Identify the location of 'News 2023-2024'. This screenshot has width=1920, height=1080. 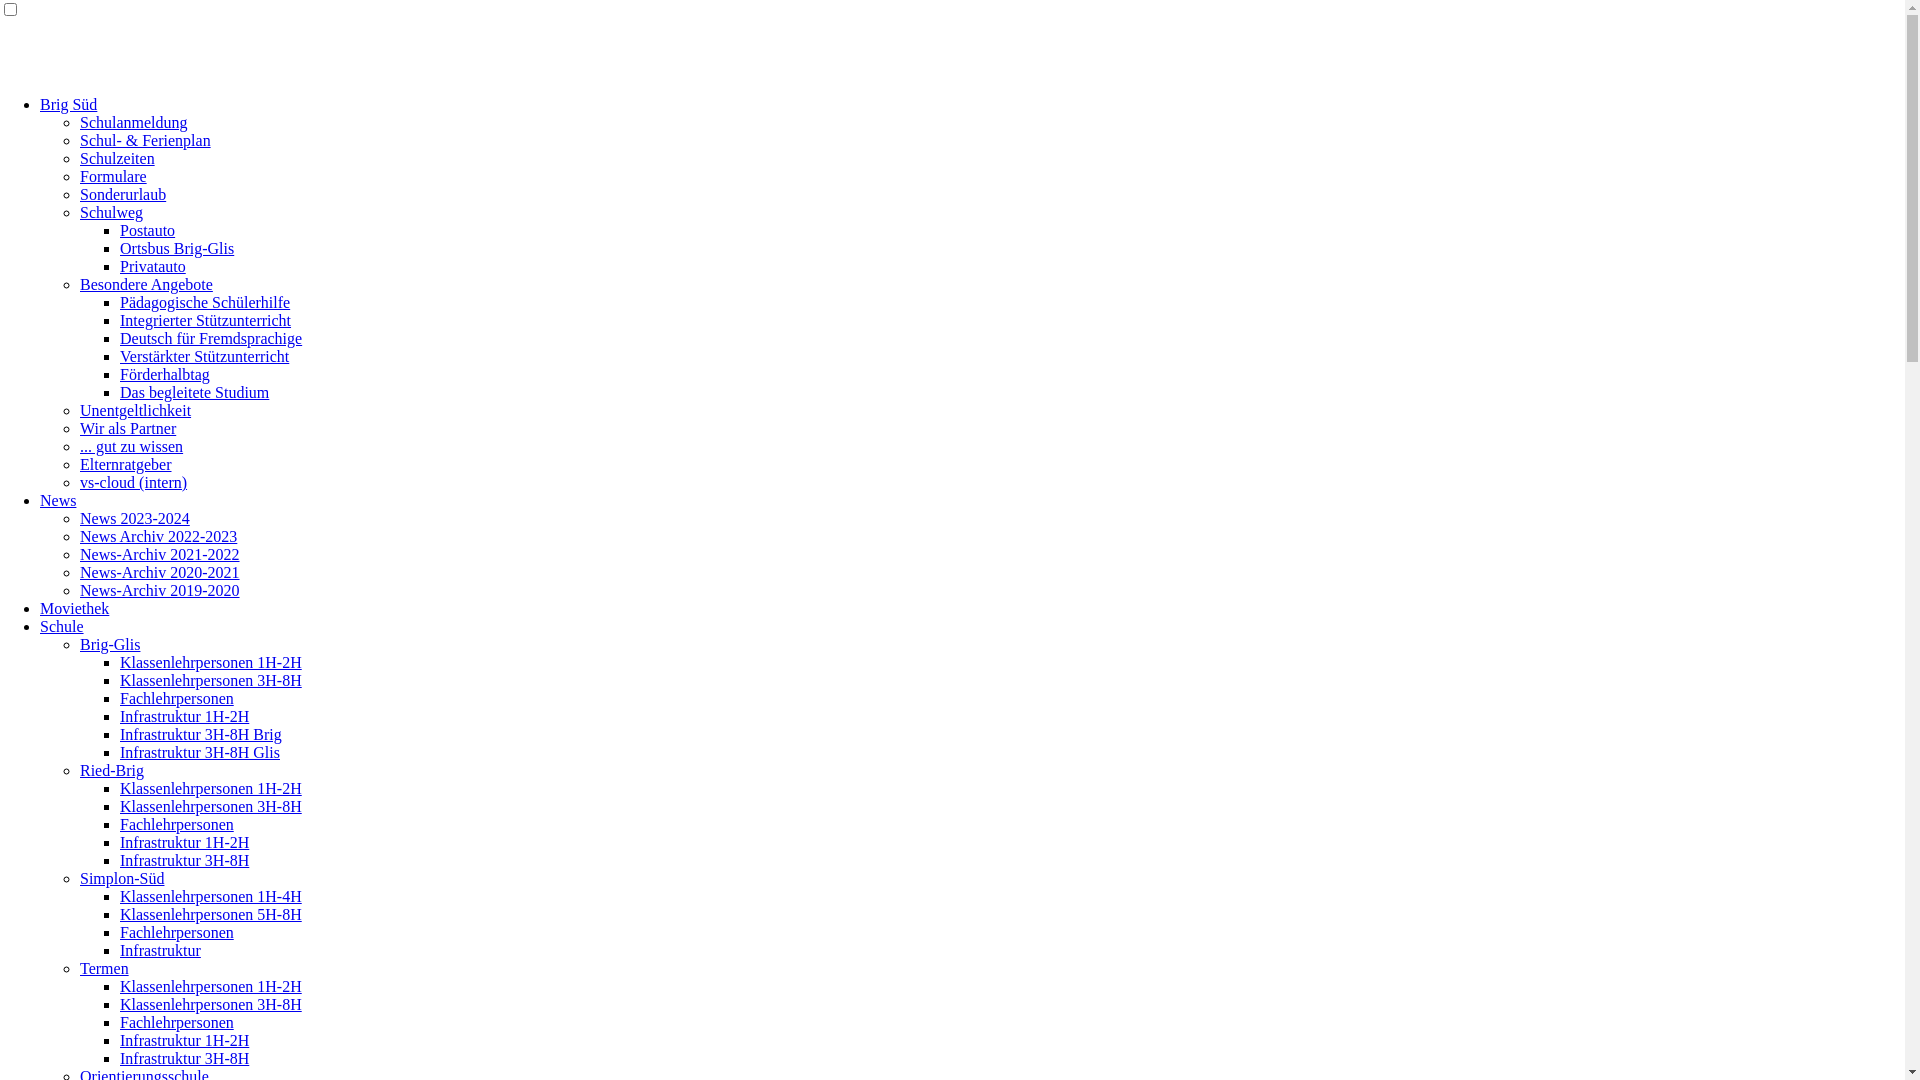
(133, 517).